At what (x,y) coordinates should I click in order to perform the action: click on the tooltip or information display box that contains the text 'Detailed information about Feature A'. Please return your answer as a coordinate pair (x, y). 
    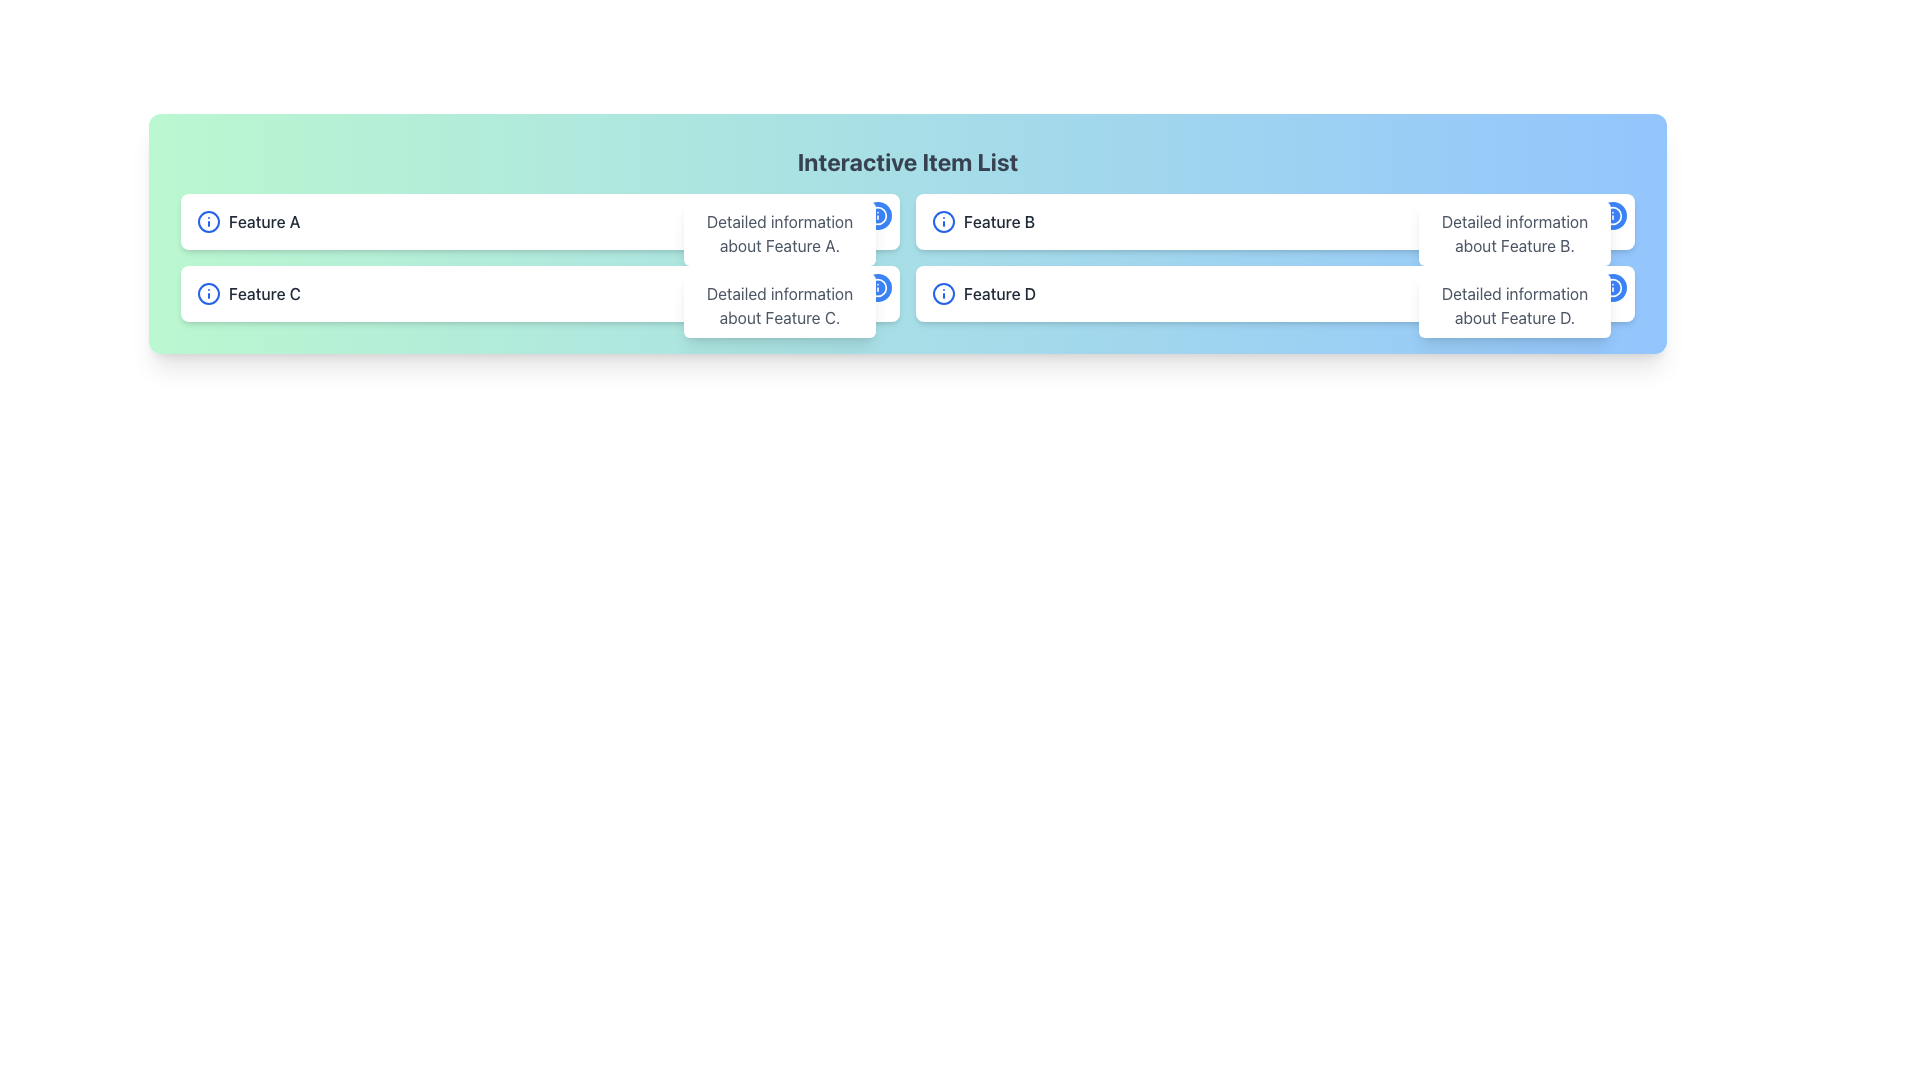
    Looking at the image, I should click on (778, 233).